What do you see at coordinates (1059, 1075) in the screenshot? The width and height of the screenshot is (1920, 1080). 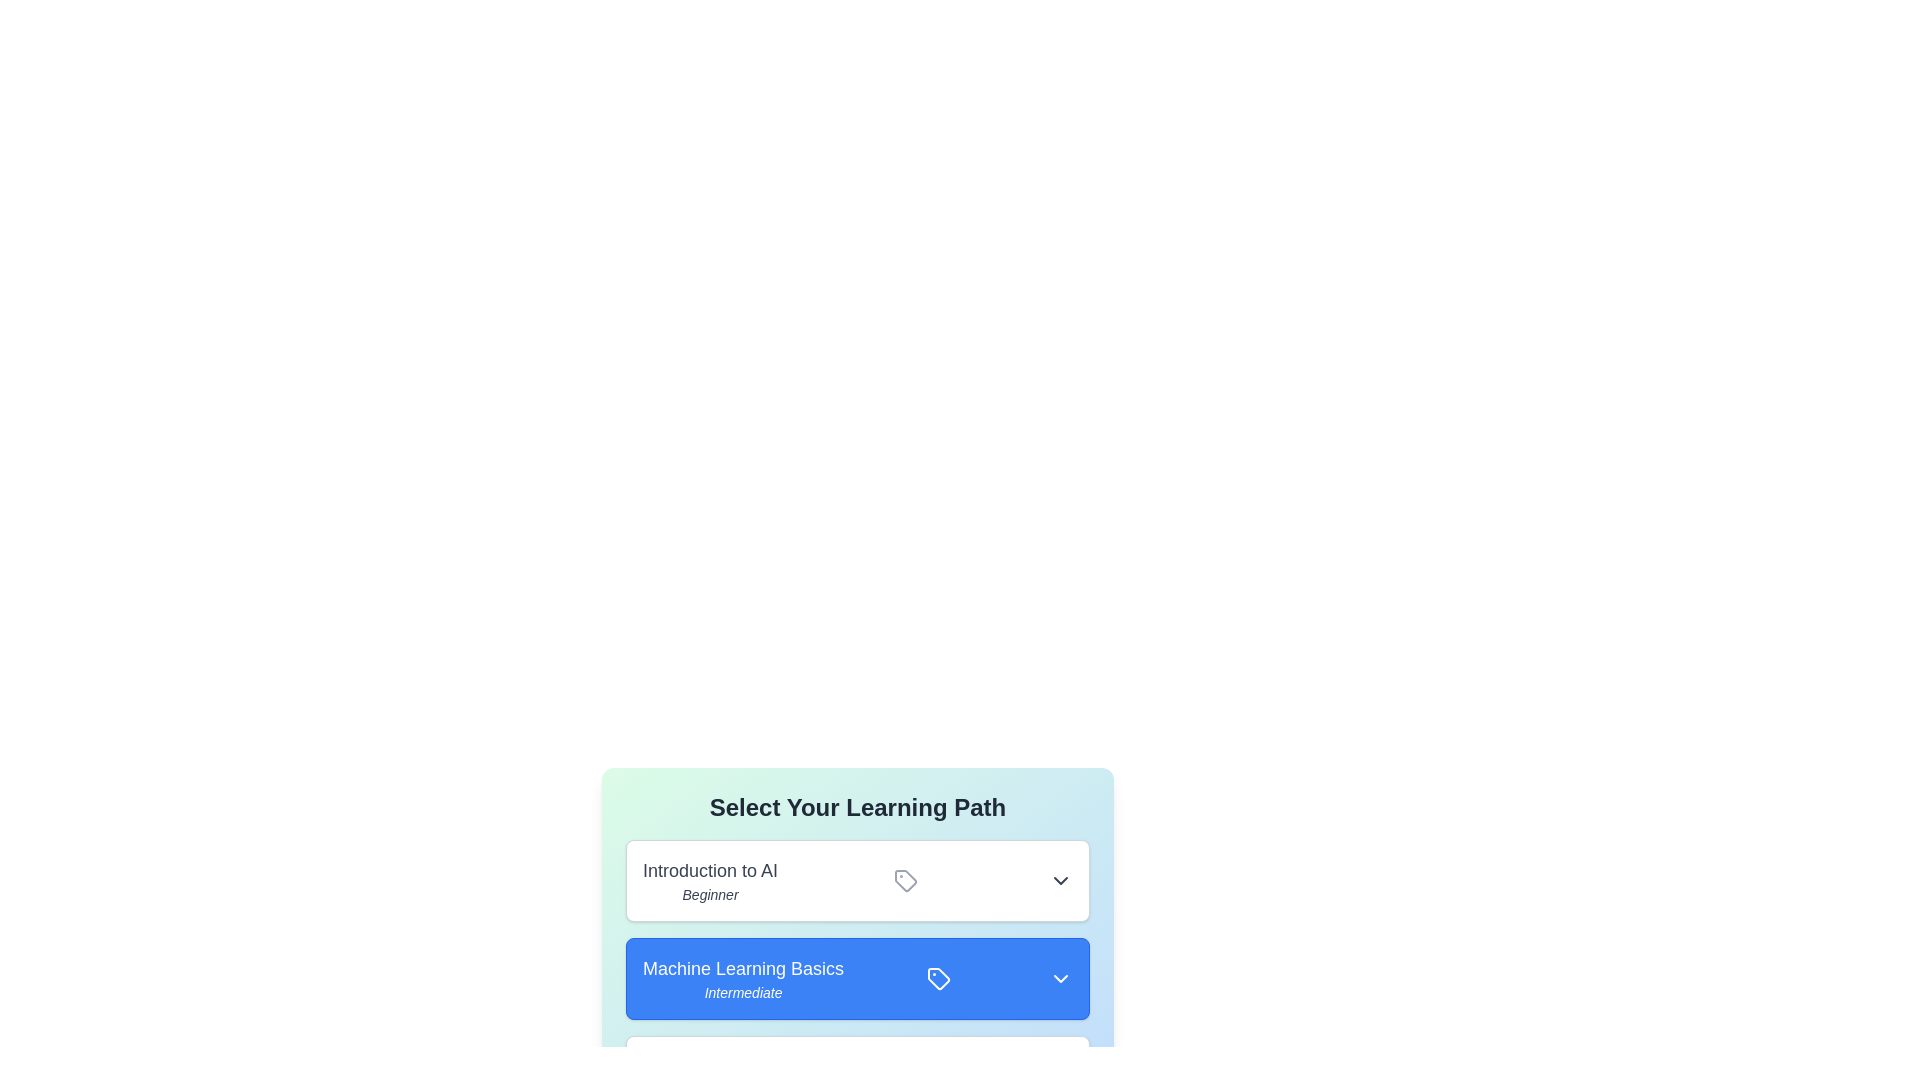 I see `the dropdown button of the learning path Advanced Deep Learning to expand or collapse its details` at bounding box center [1059, 1075].